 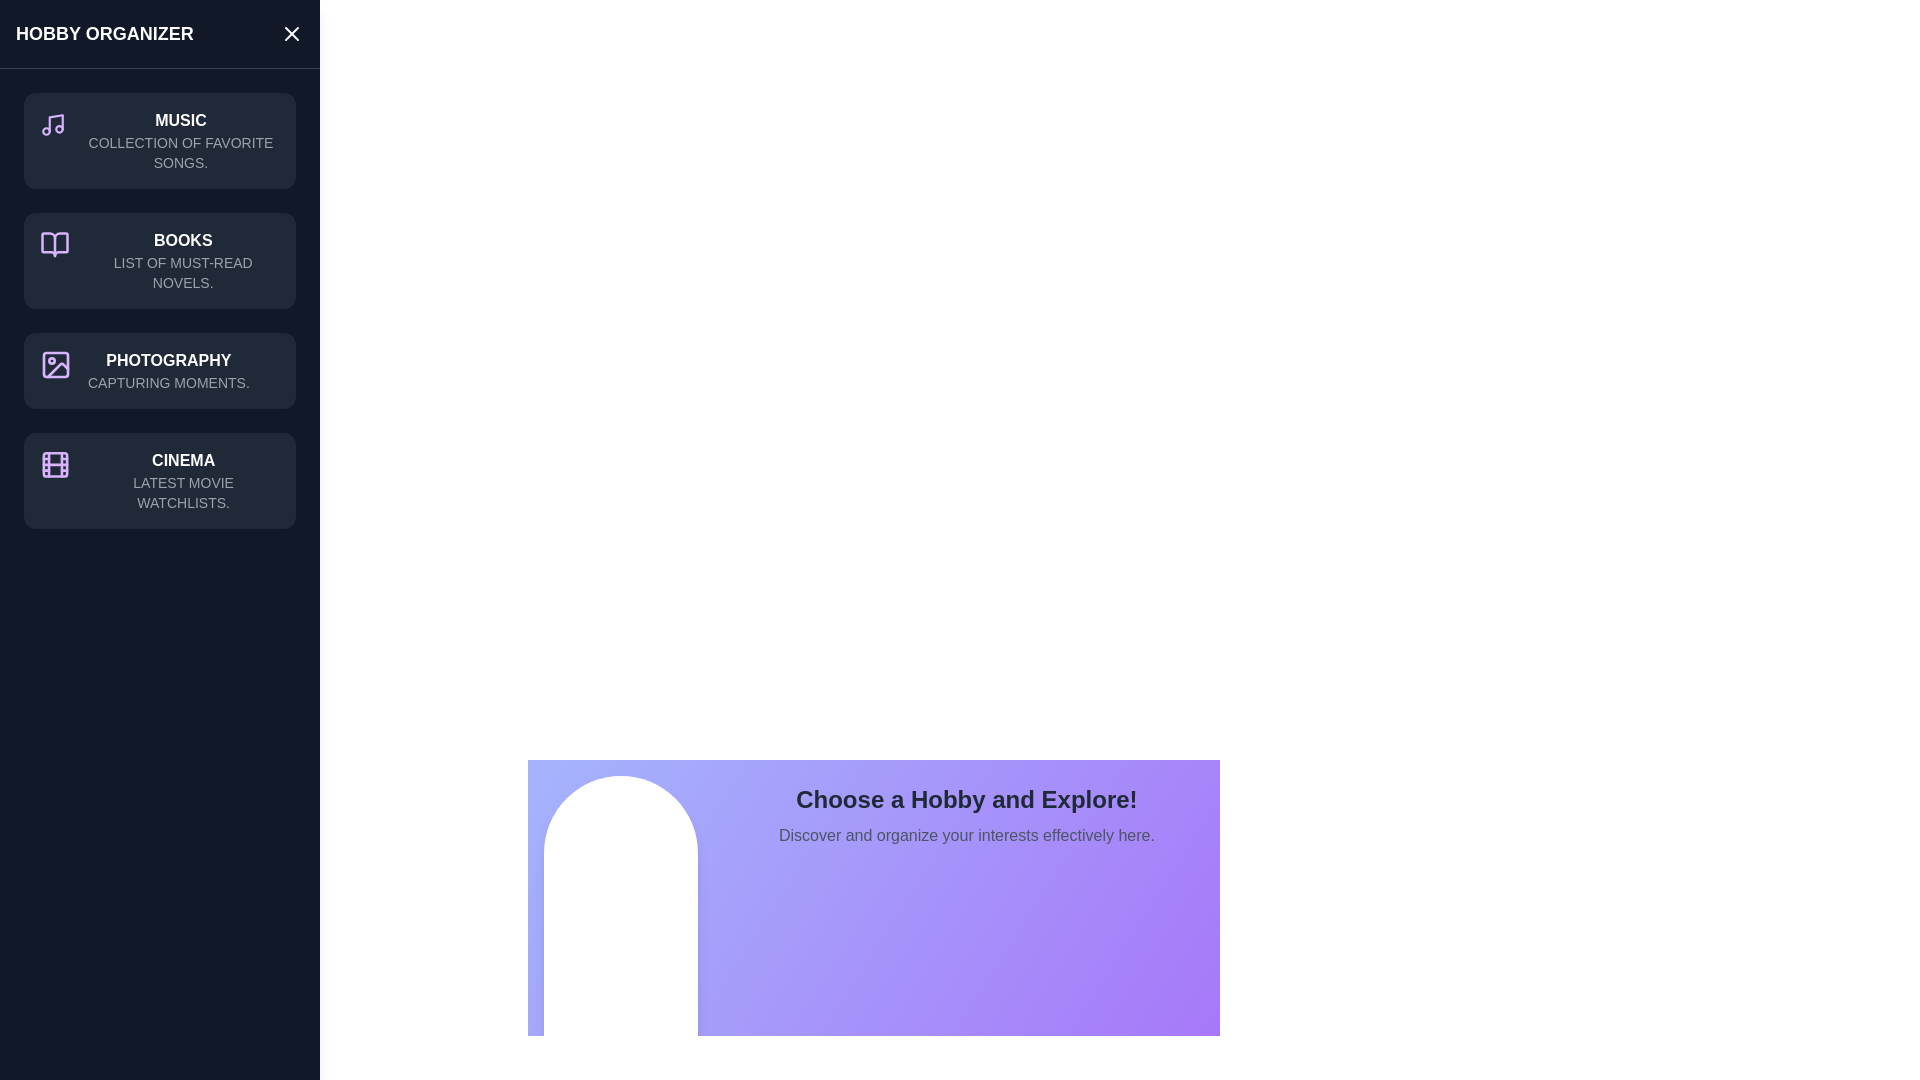 I want to click on the Cinema hobby category in the list, so click(x=158, y=481).